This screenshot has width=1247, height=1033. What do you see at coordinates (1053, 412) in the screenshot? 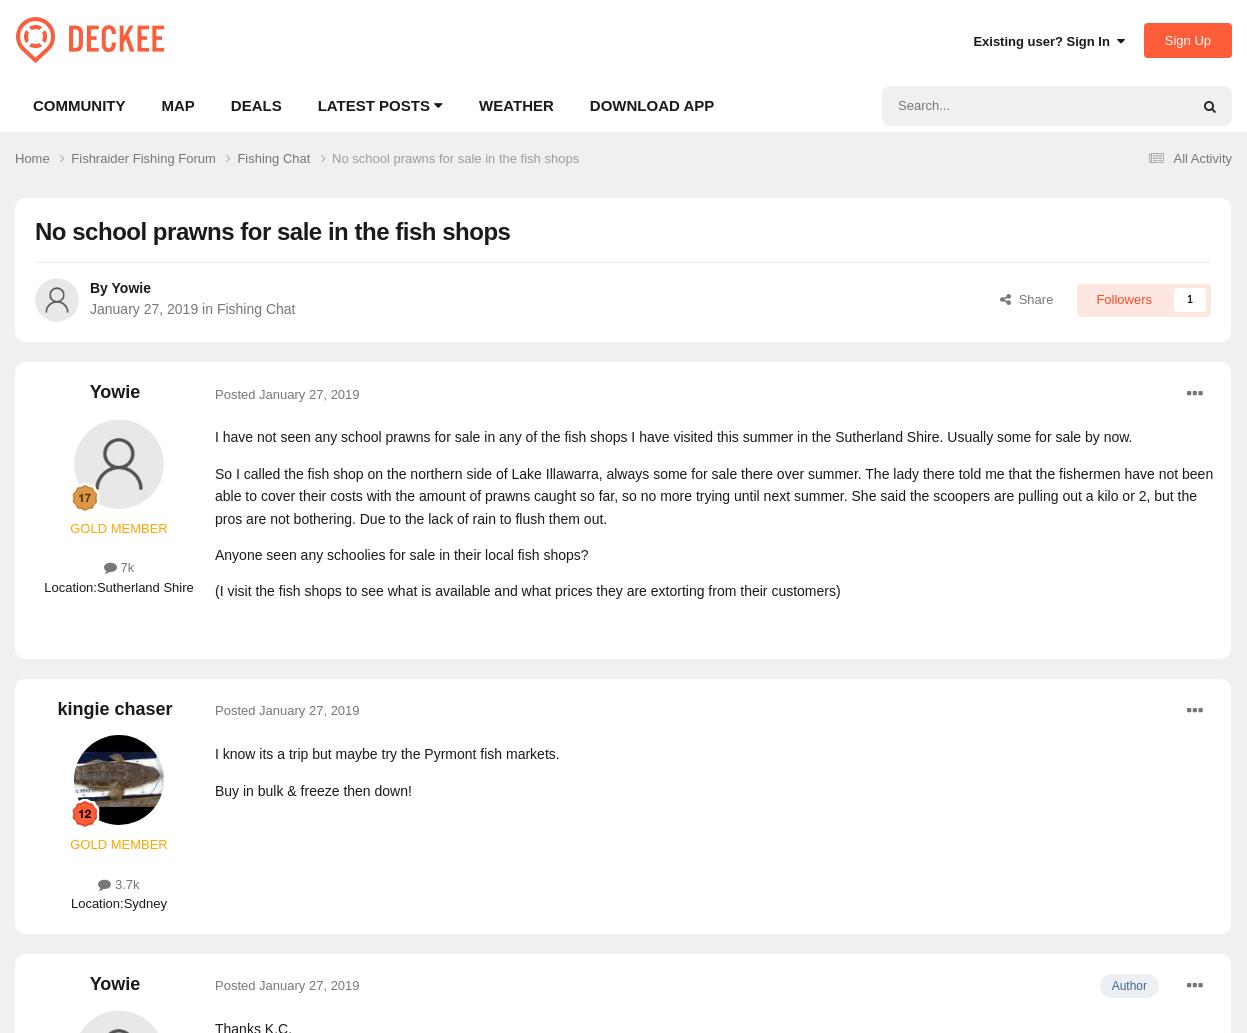
I see `'Pages'` at bounding box center [1053, 412].